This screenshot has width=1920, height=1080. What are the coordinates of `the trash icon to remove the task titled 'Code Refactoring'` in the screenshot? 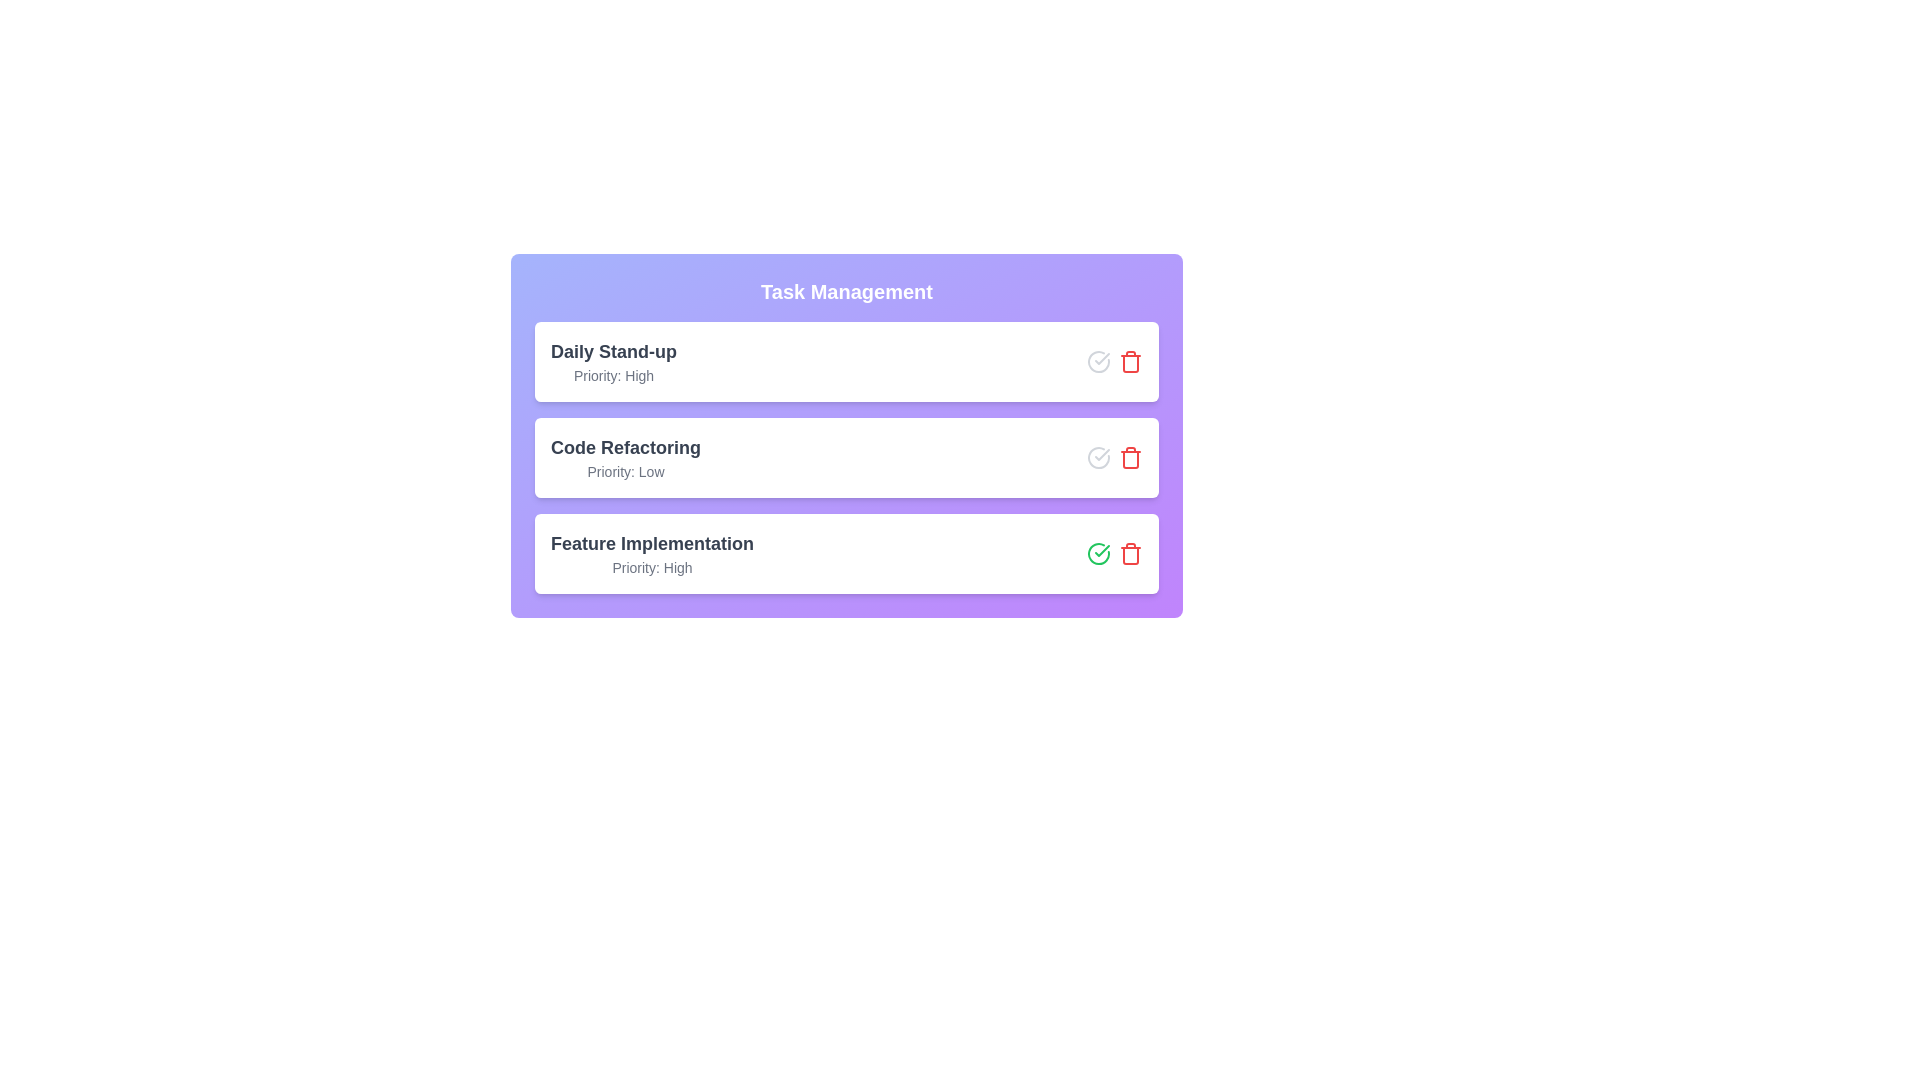 It's located at (1131, 458).